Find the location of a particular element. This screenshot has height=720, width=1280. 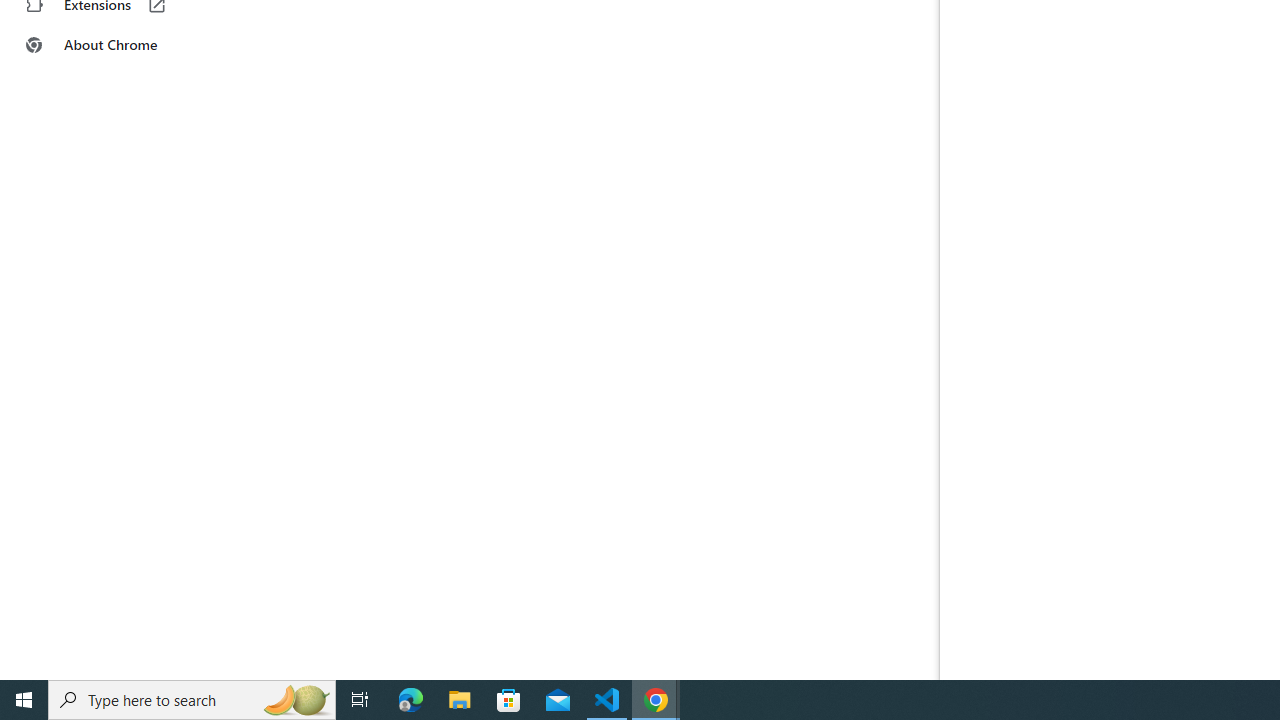

'Microsoft Edge' is located at coordinates (410, 698).